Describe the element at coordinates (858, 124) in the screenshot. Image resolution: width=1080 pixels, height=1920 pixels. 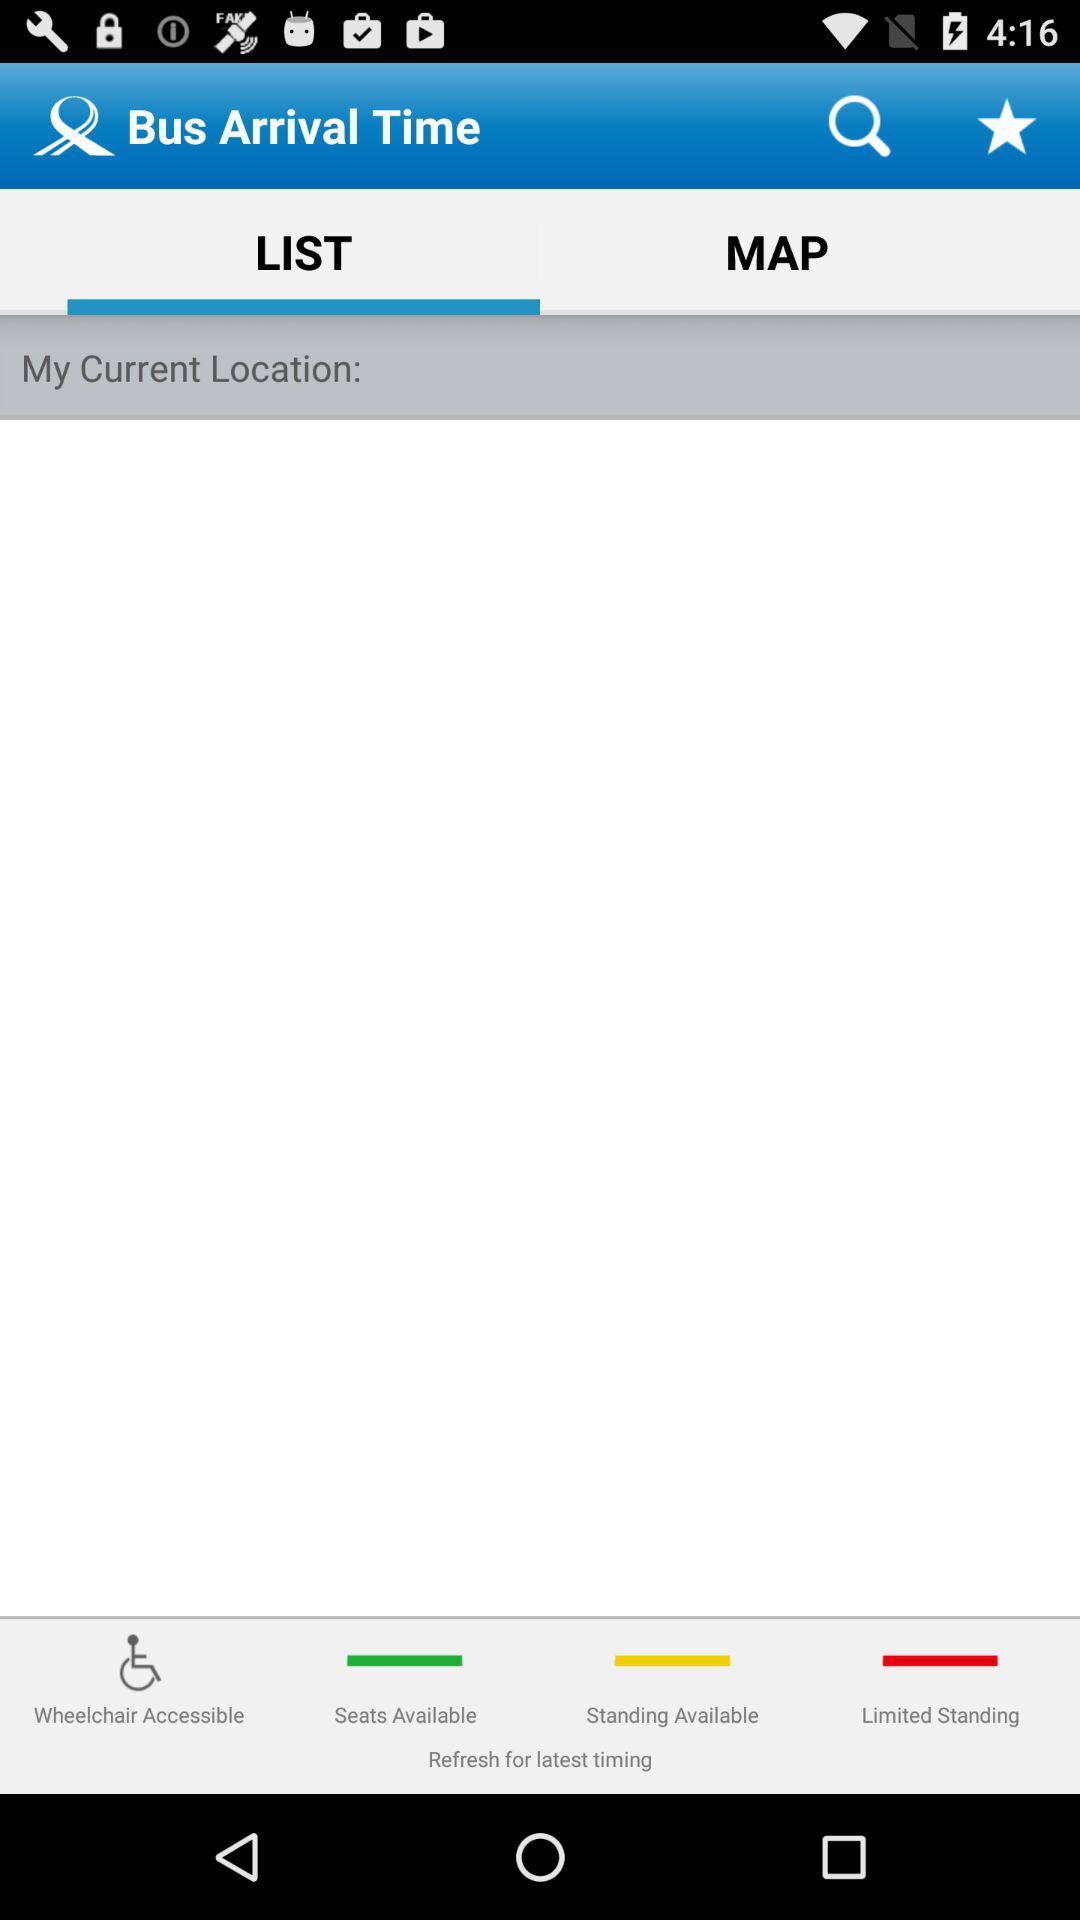
I see `the search icon beside star` at that location.